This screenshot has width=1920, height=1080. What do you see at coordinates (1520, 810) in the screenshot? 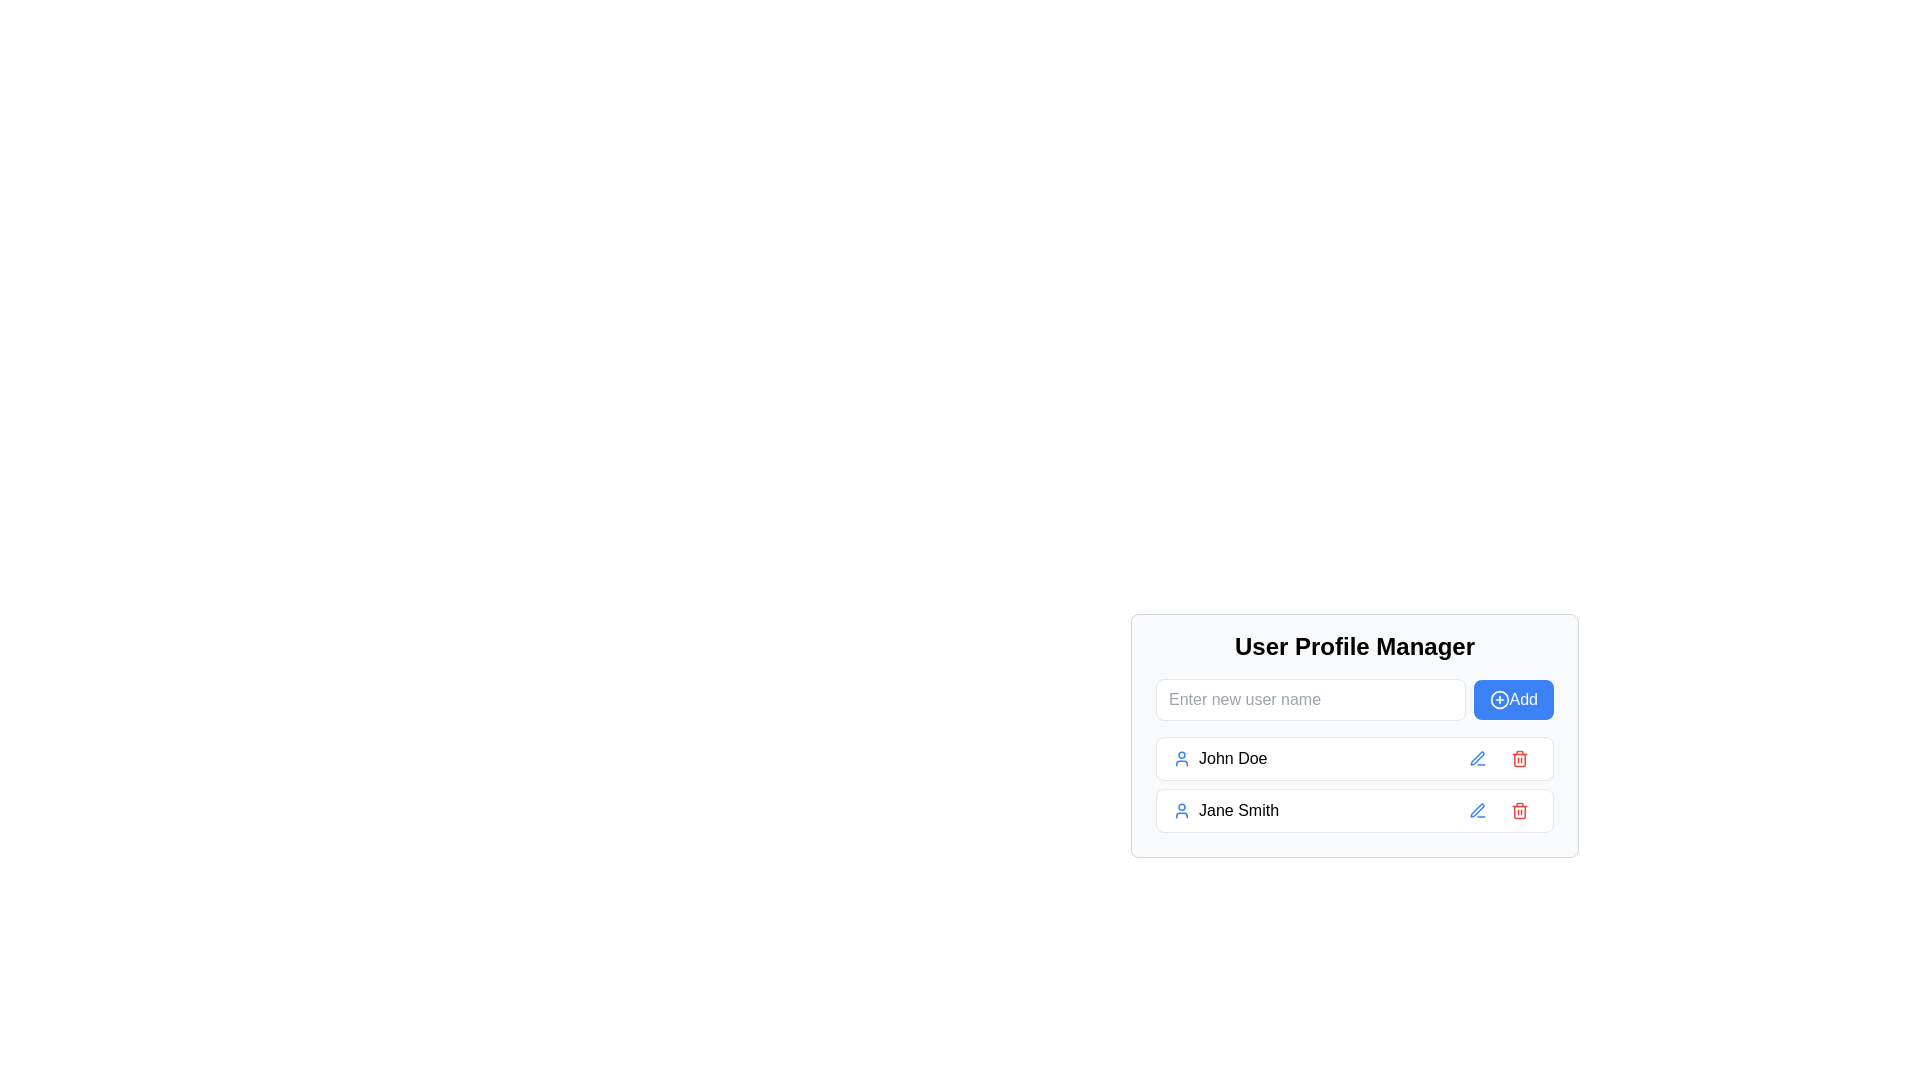
I see `the delete button for the user entry 'Jane Smith'` at bounding box center [1520, 810].